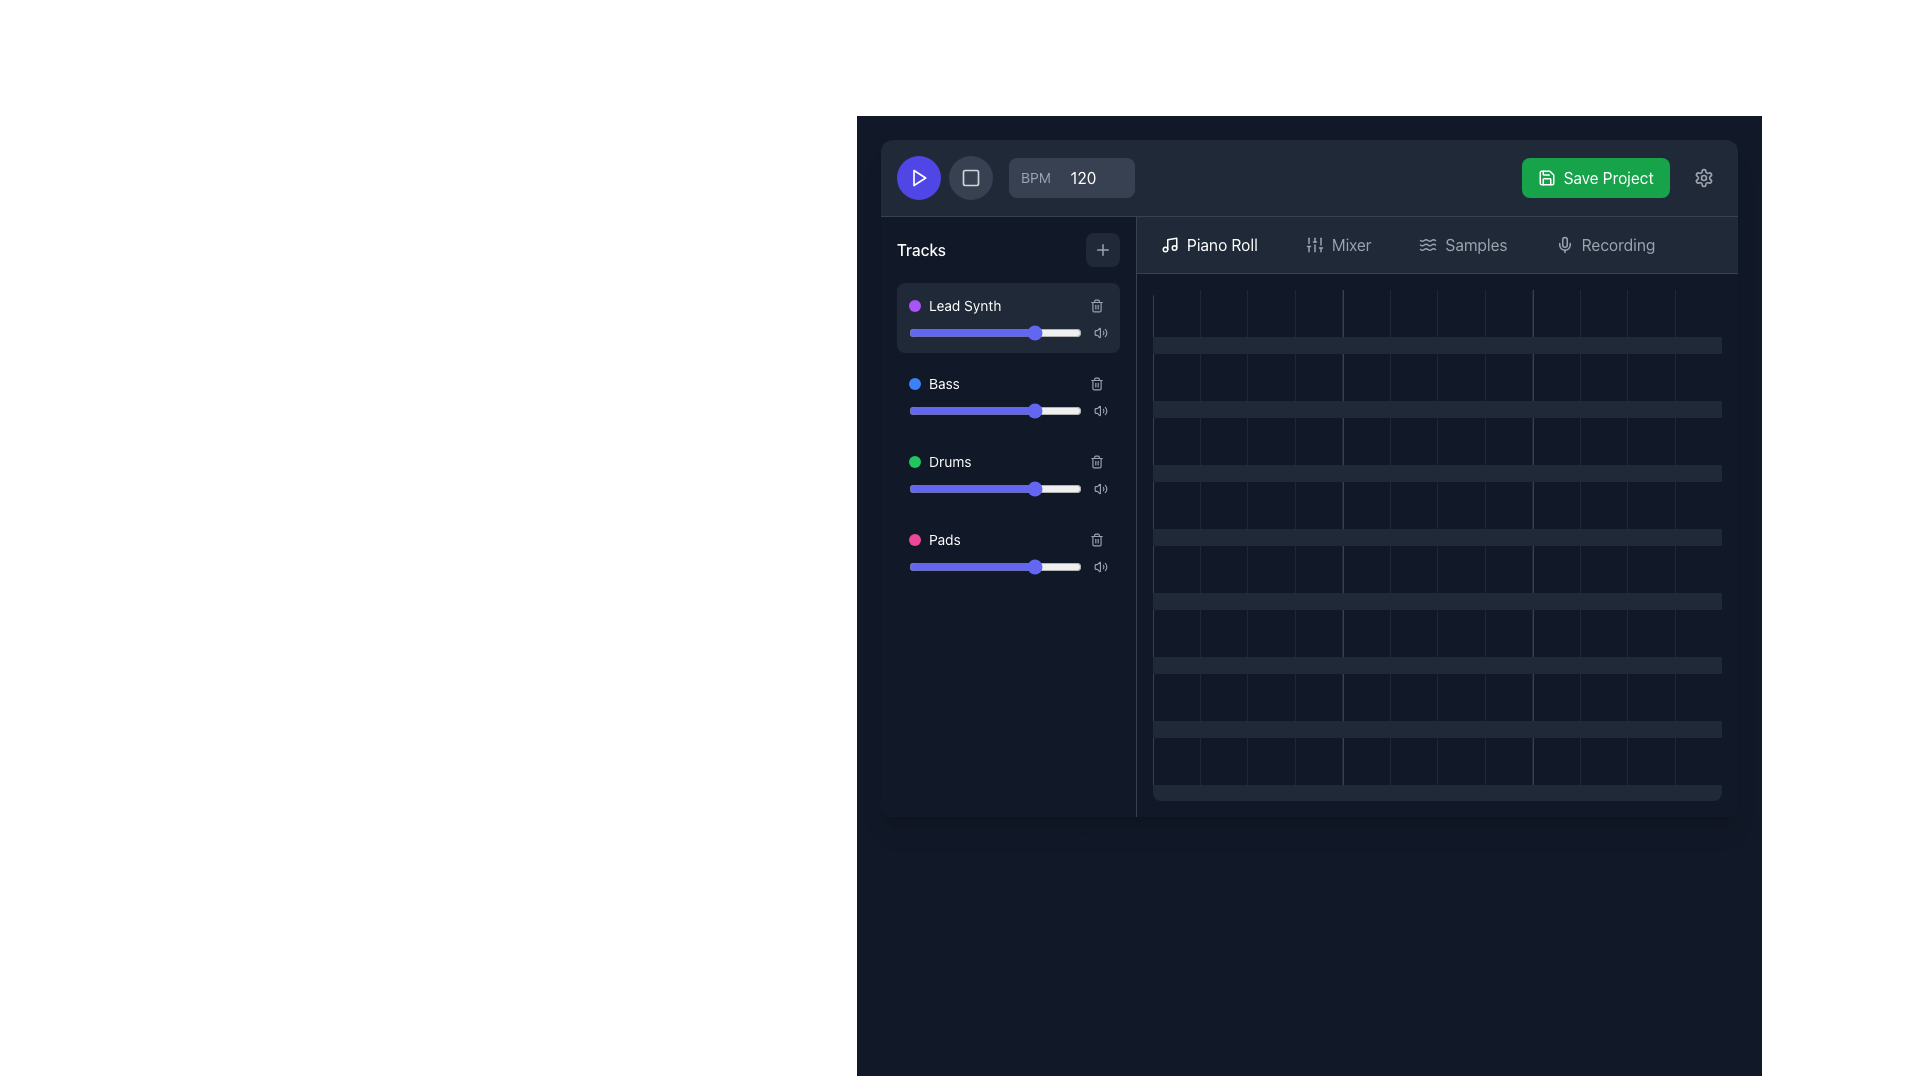  What do you see at coordinates (1096, 305) in the screenshot?
I see `the trash bin icon button located at the top-right corner of the 'Lead Synth' track entry` at bounding box center [1096, 305].